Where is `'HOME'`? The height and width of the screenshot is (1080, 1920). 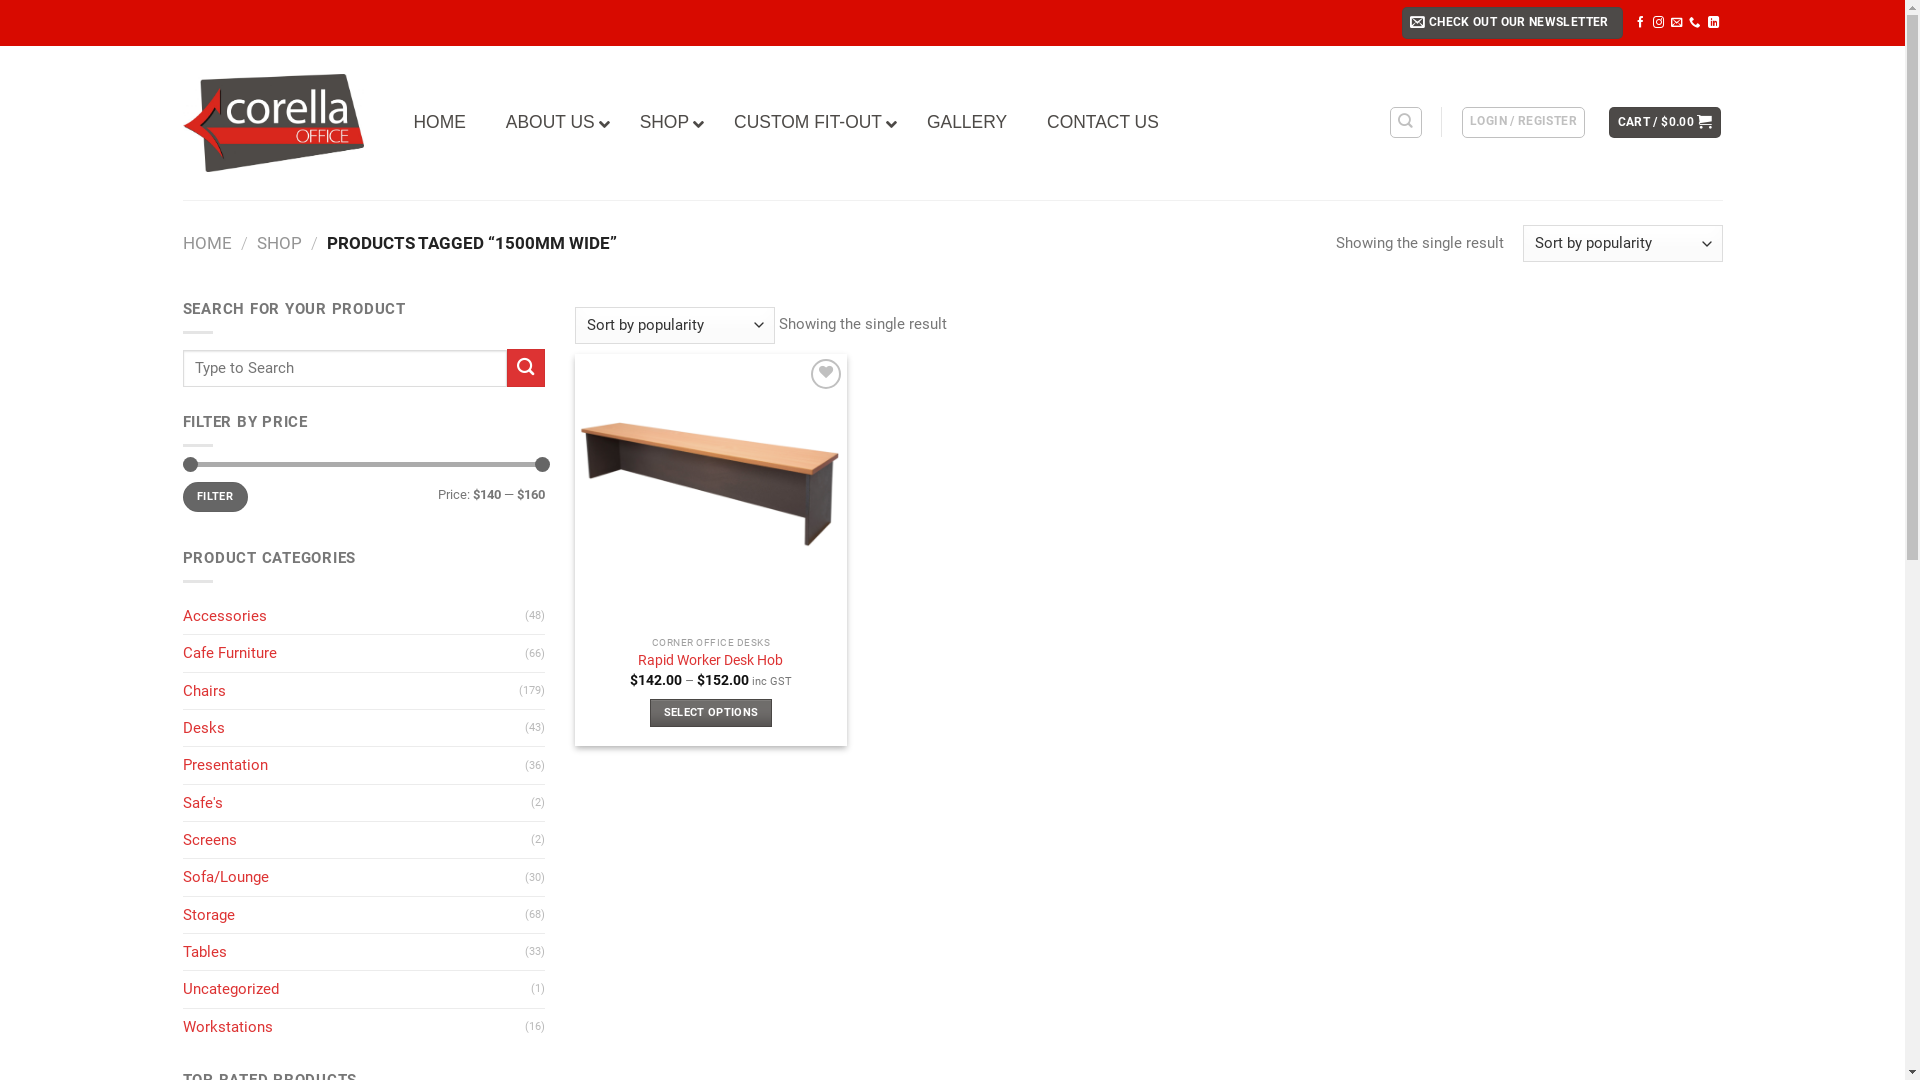 'HOME' is located at coordinates (206, 242).